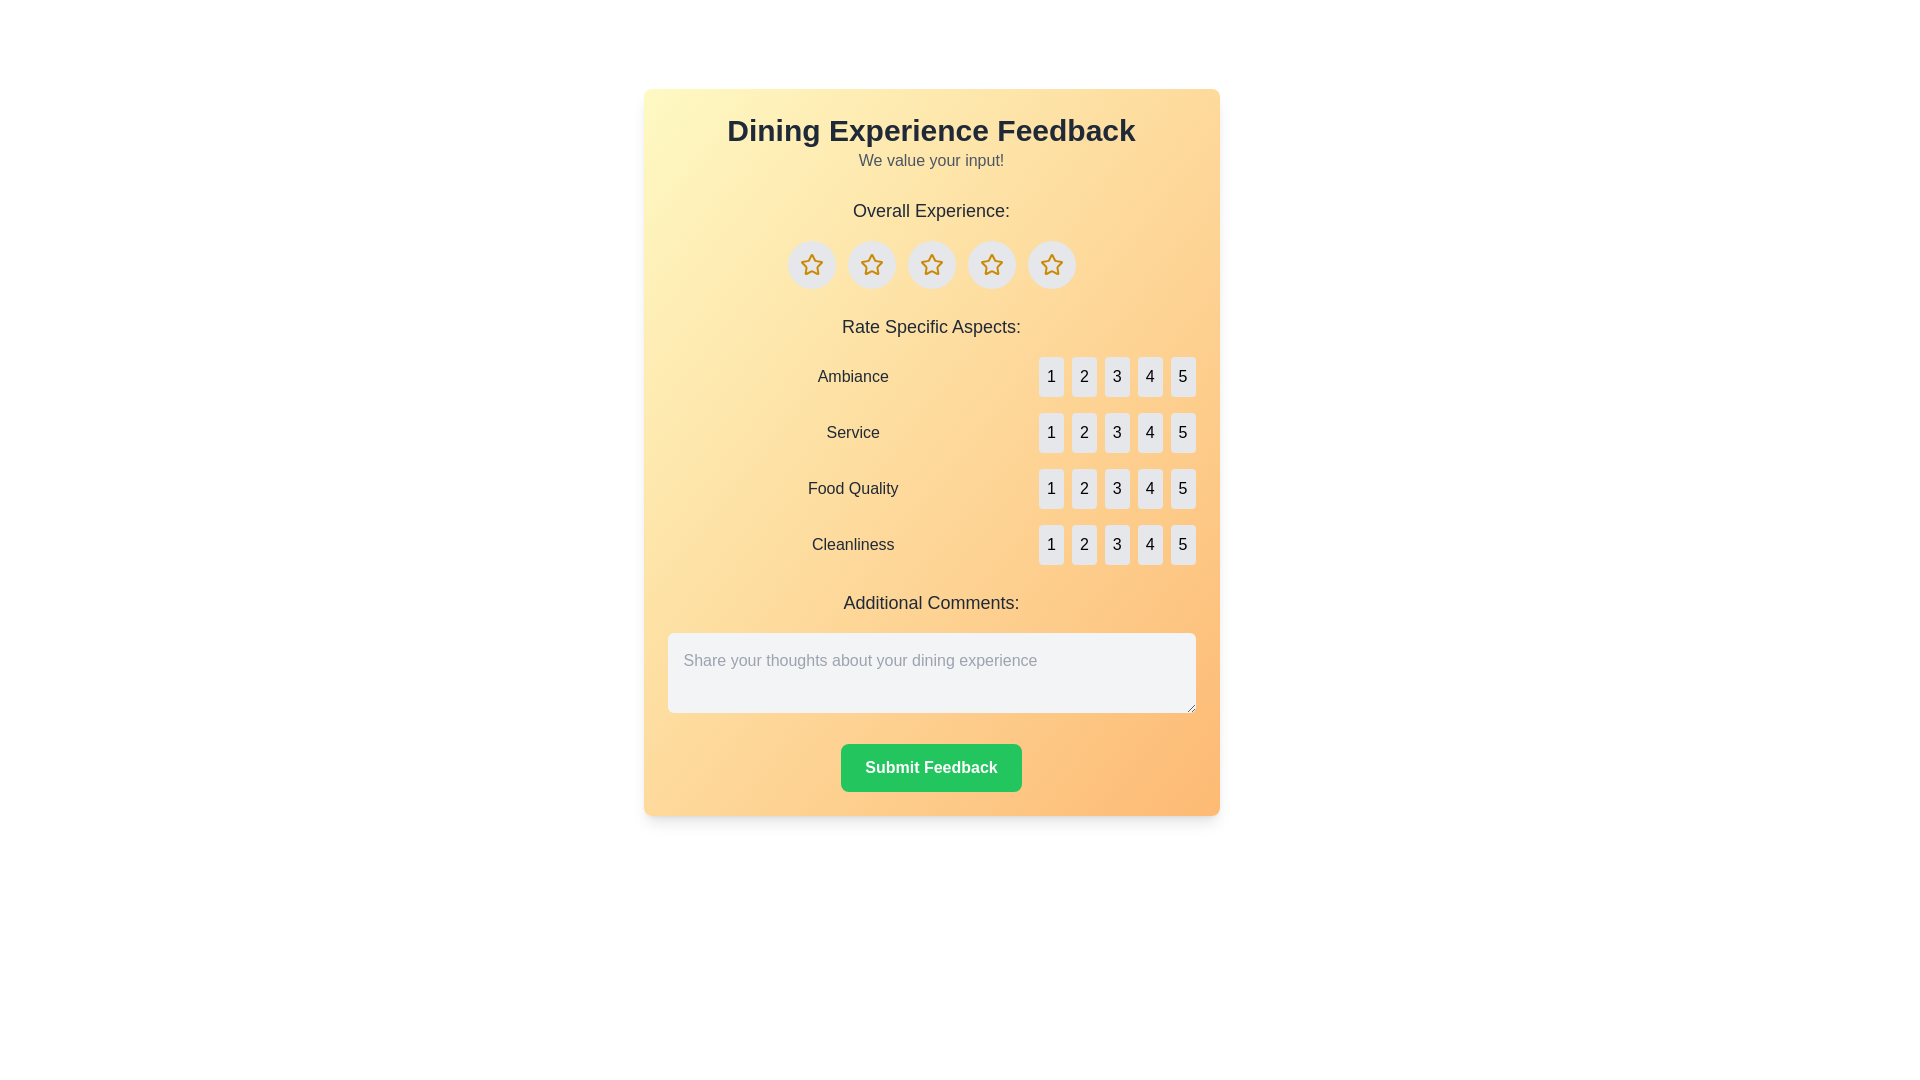  What do you see at coordinates (1050, 489) in the screenshot?
I see `the first button labeled '1' in the 'Food Quality' row of the 'Rate Specific Aspects' section` at bounding box center [1050, 489].